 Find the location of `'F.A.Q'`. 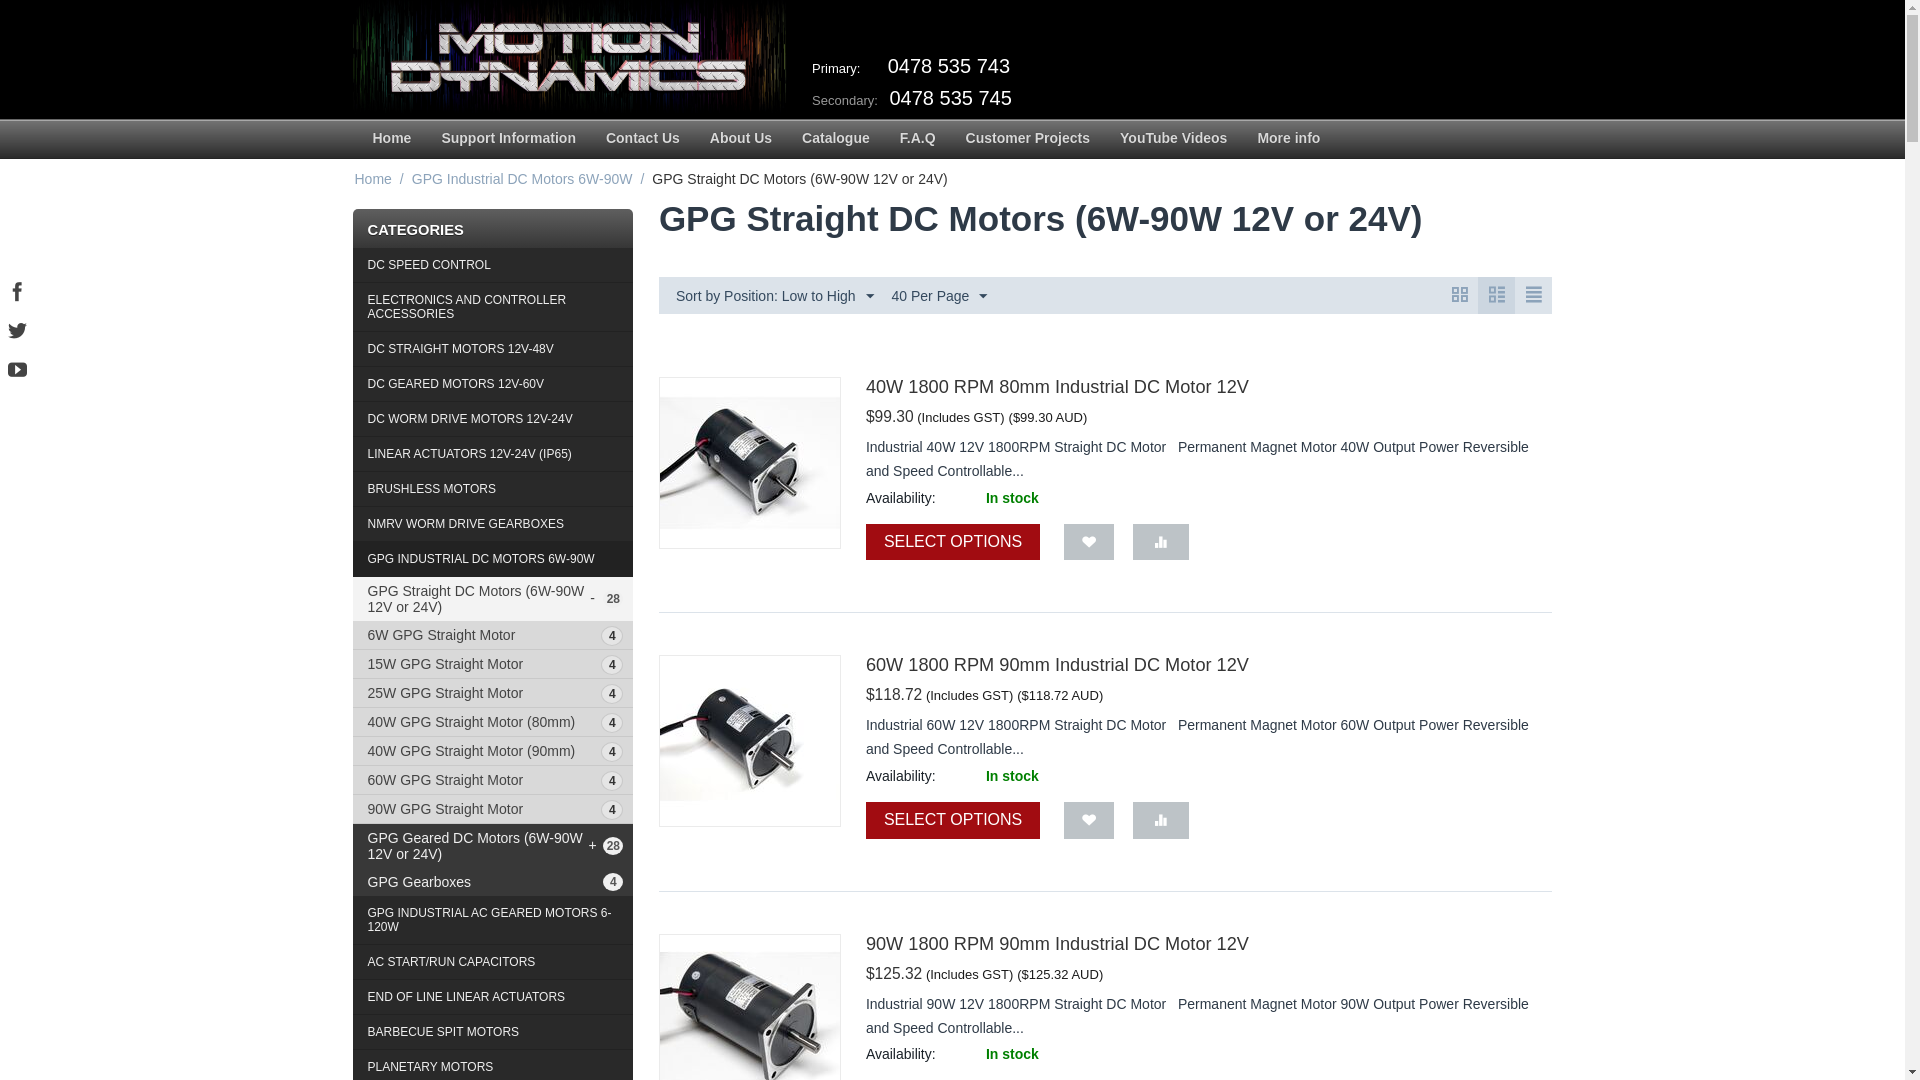

'F.A.Q' is located at coordinates (883, 138).